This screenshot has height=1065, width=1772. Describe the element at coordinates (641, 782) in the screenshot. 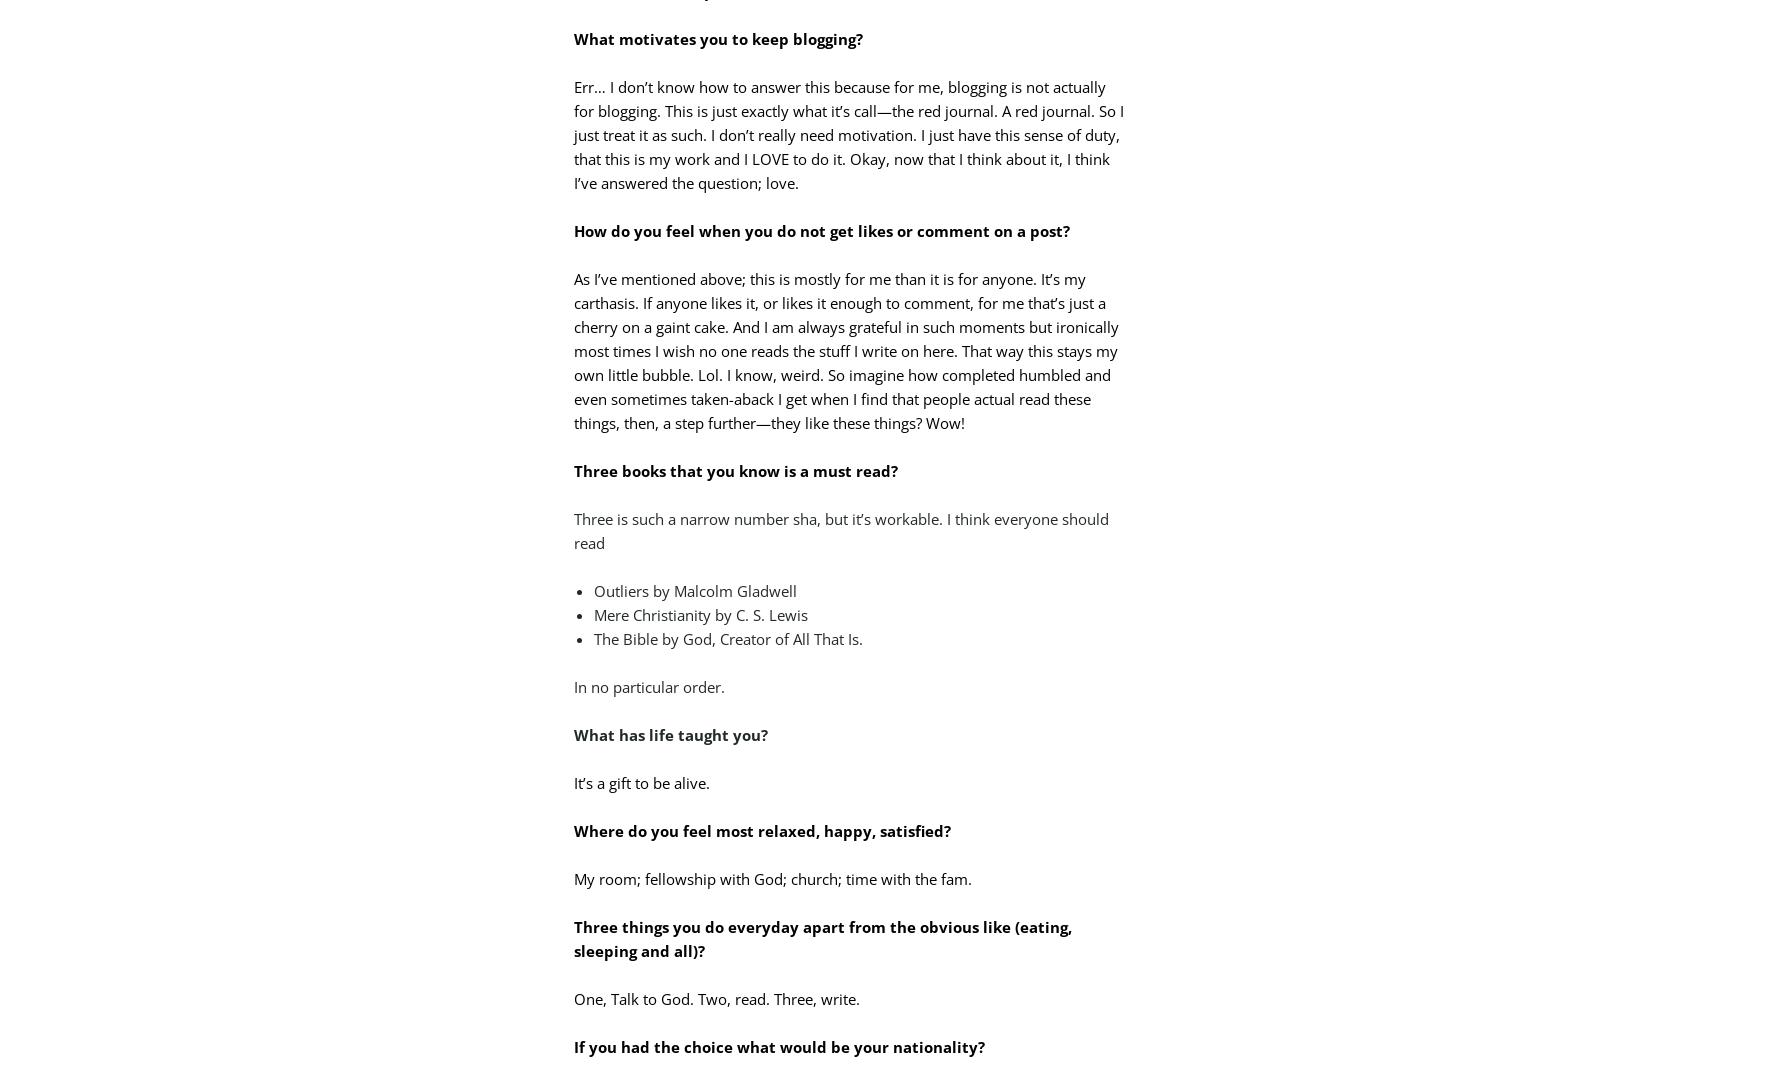

I see `'It’s a gift to be alive.'` at that location.